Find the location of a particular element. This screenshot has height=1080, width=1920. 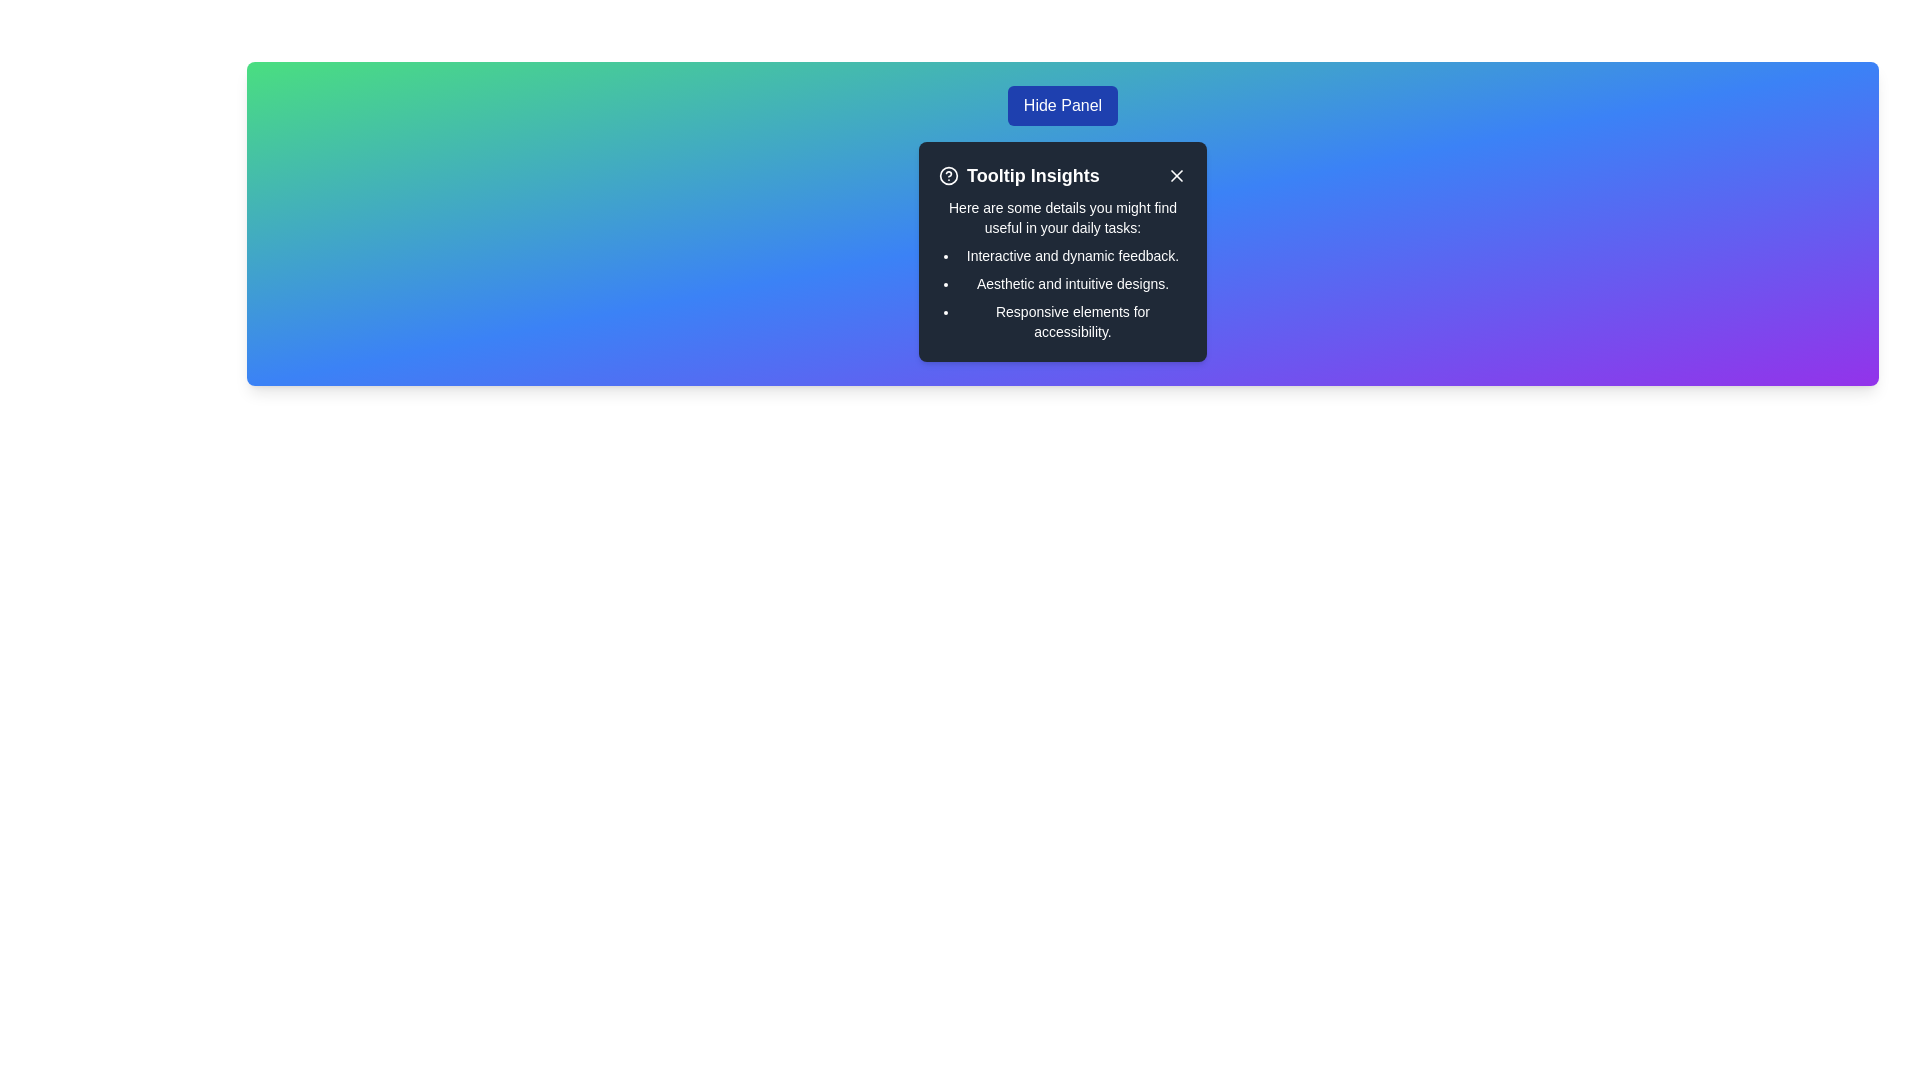

the decorative circle SVG shape that is part of the icon displayed to the left of the text title 'Tooltip Insights' in the popup tooltip is located at coordinates (948, 175).